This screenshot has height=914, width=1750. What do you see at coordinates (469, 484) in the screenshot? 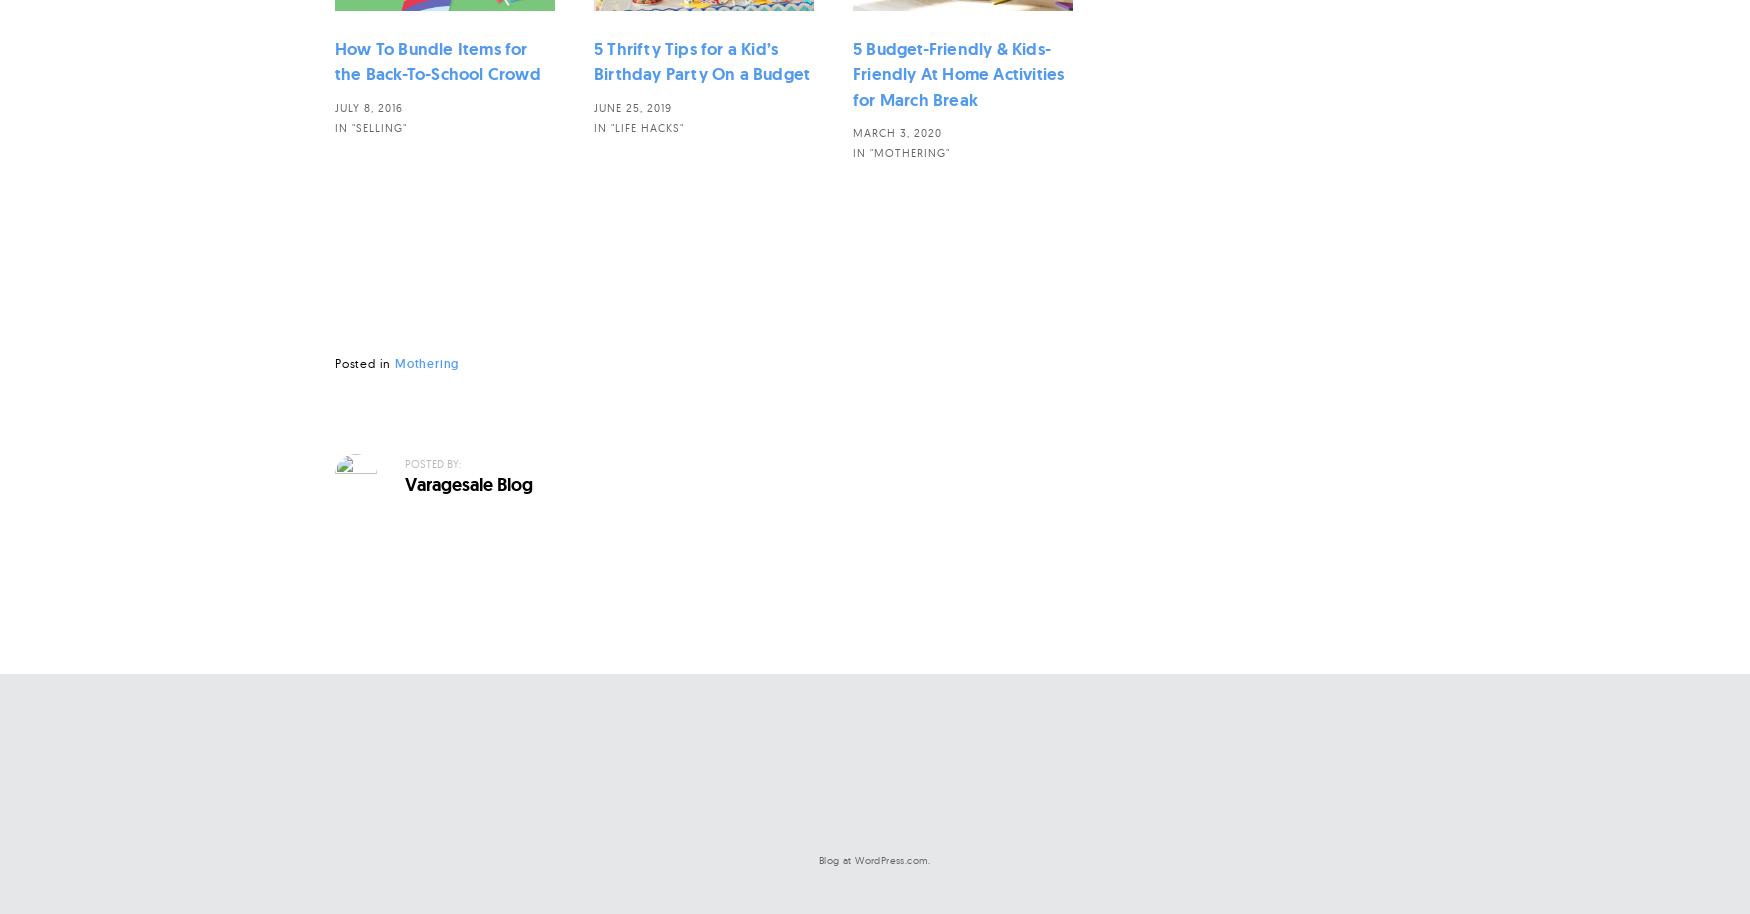
I see `'Varagesale Blog'` at bounding box center [469, 484].